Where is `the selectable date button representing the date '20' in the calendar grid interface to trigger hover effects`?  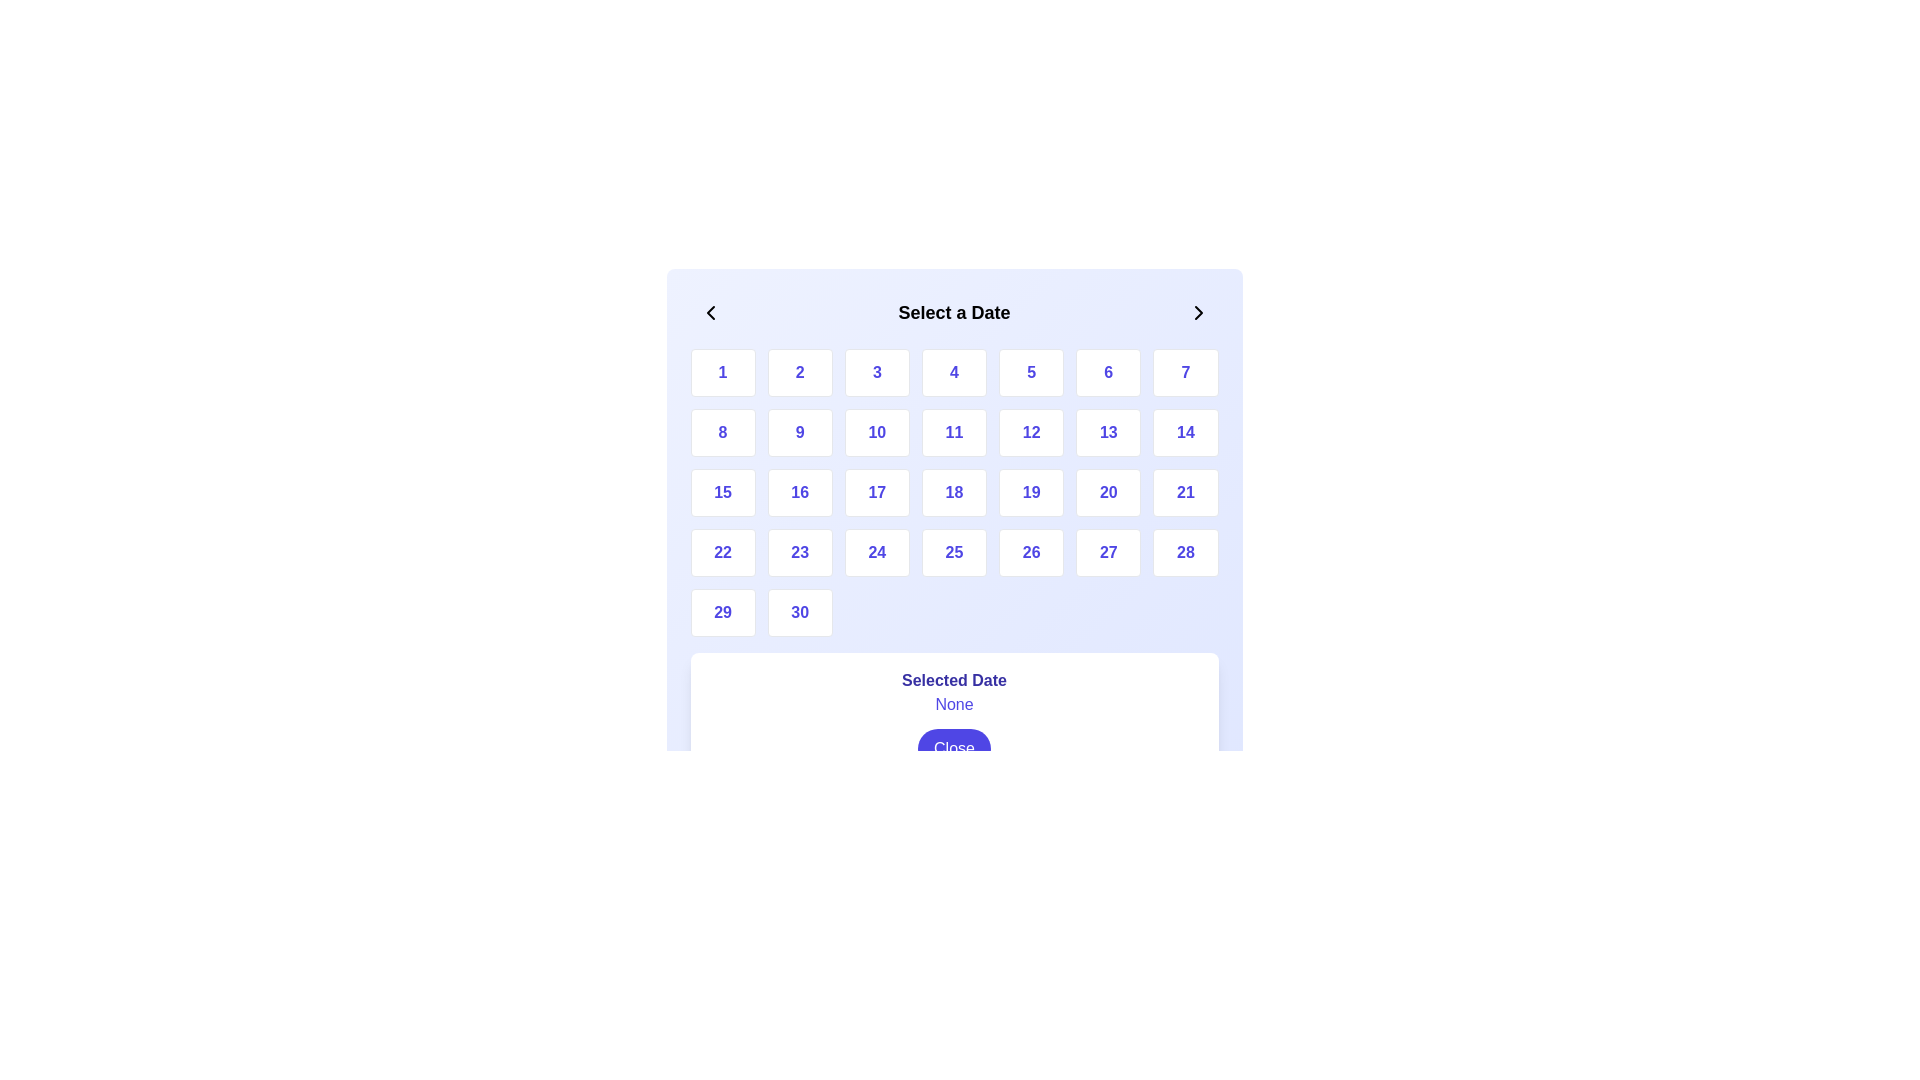
the selectable date button representing the date '20' in the calendar grid interface to trigger hover effects is located at coordinates (1107, 493).